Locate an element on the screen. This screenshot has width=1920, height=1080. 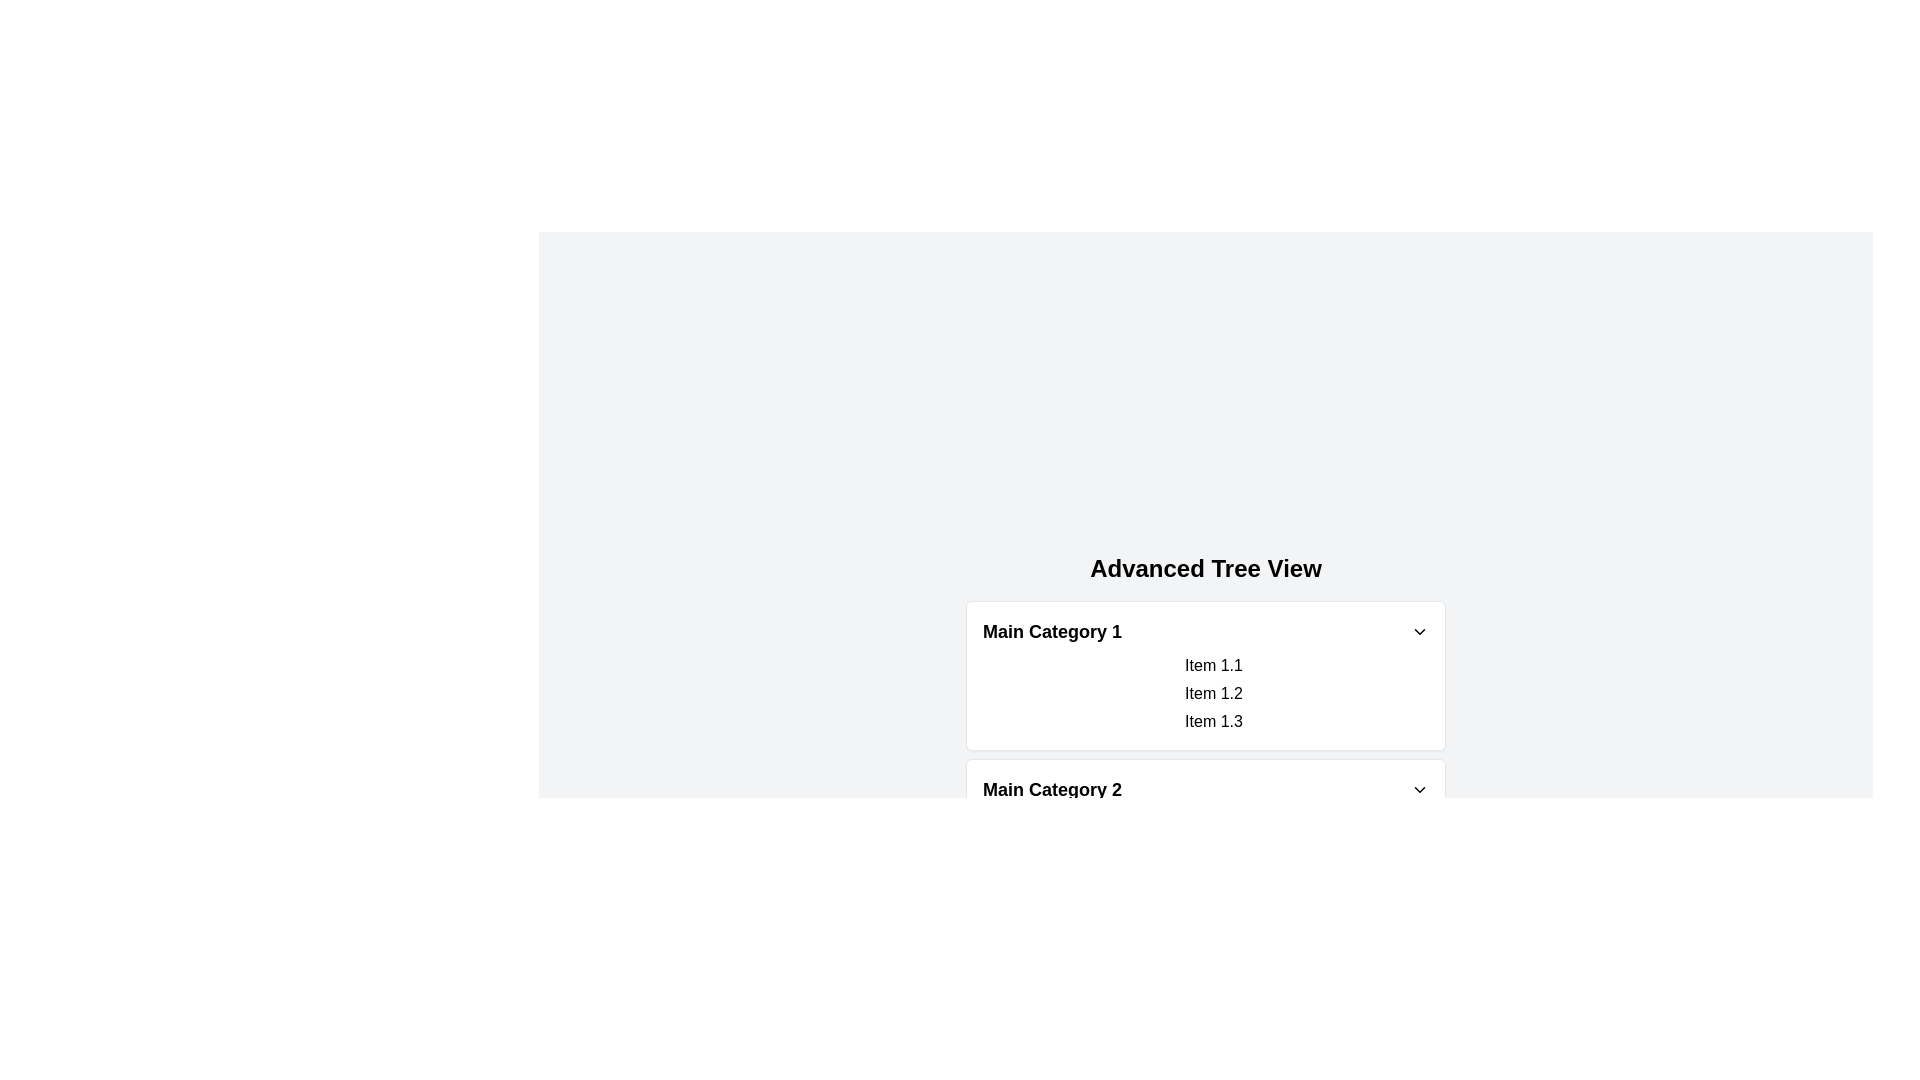
the list item labeled 'Item 1.1' in the dropdown of 'Main Category 1', which is the first item in the list, positioned above 'Item 1.2' and 'Item 1.3' is located at coordinates (1213, 666).